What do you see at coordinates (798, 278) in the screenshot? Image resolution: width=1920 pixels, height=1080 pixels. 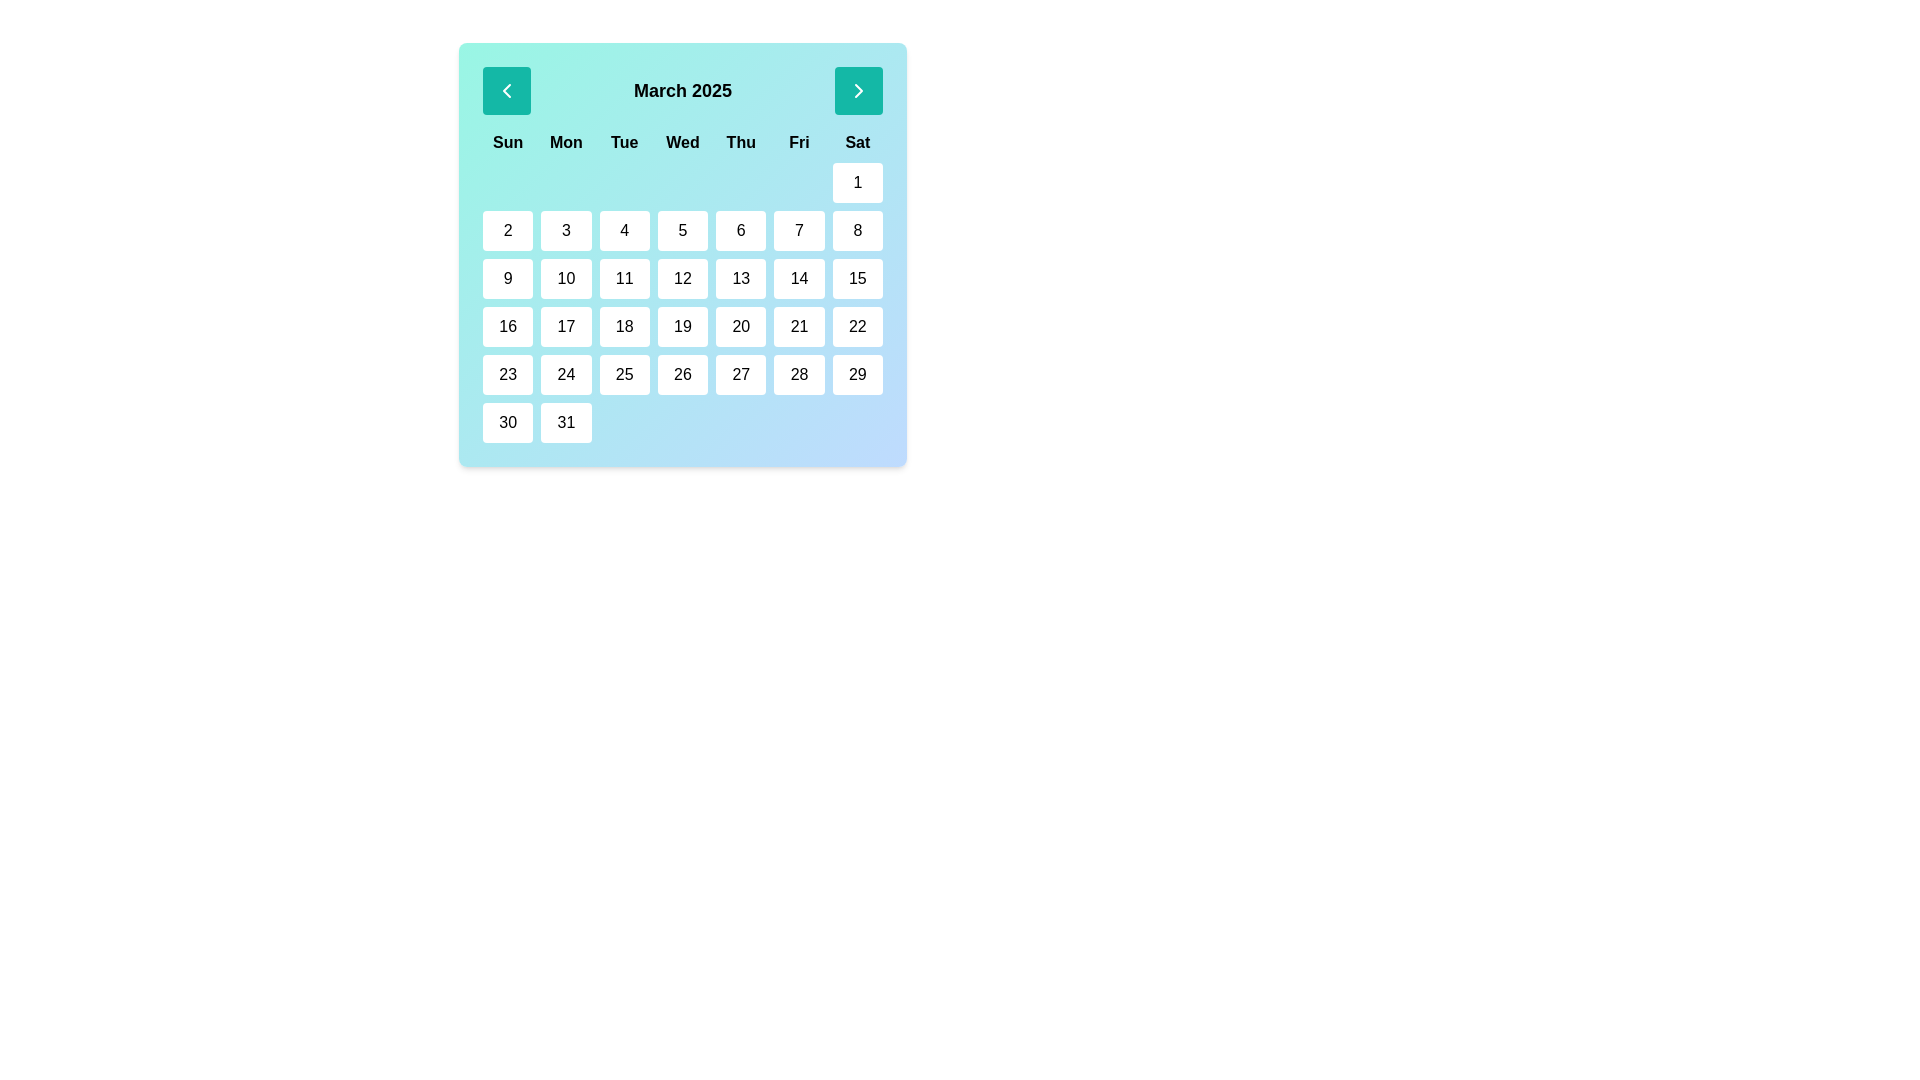 I see `the square-shaped button labeled '14' with a white background and black text, located in the third row and sixth column of the calendar grid` at bounding box center [798, 278].